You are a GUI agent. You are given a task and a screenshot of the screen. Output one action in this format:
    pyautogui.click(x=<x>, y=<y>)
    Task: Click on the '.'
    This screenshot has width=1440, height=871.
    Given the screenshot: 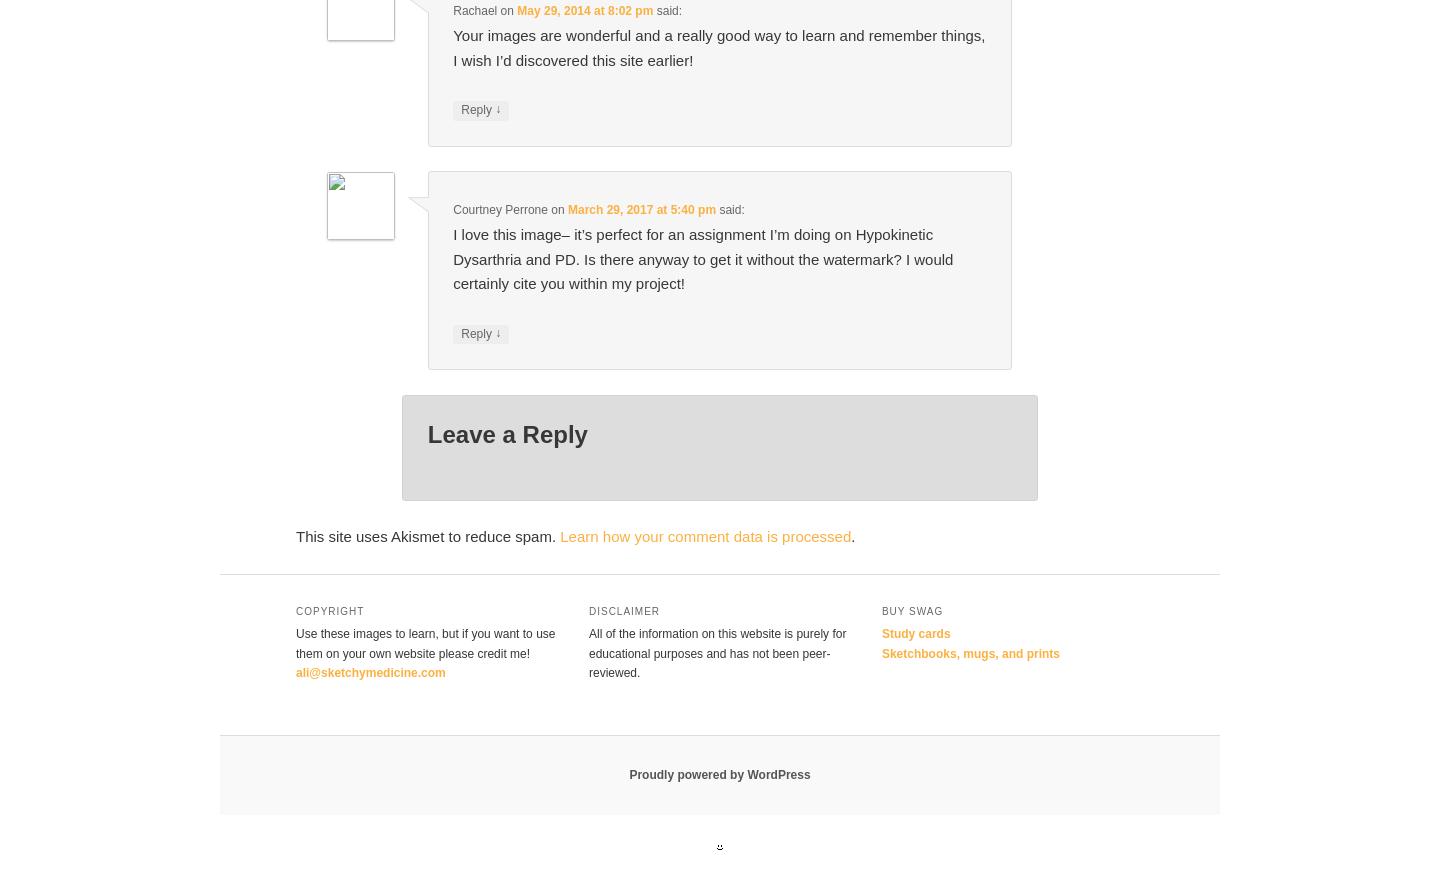 What is the action you would take?
    pyautogui.click(x=852, y=536)
    